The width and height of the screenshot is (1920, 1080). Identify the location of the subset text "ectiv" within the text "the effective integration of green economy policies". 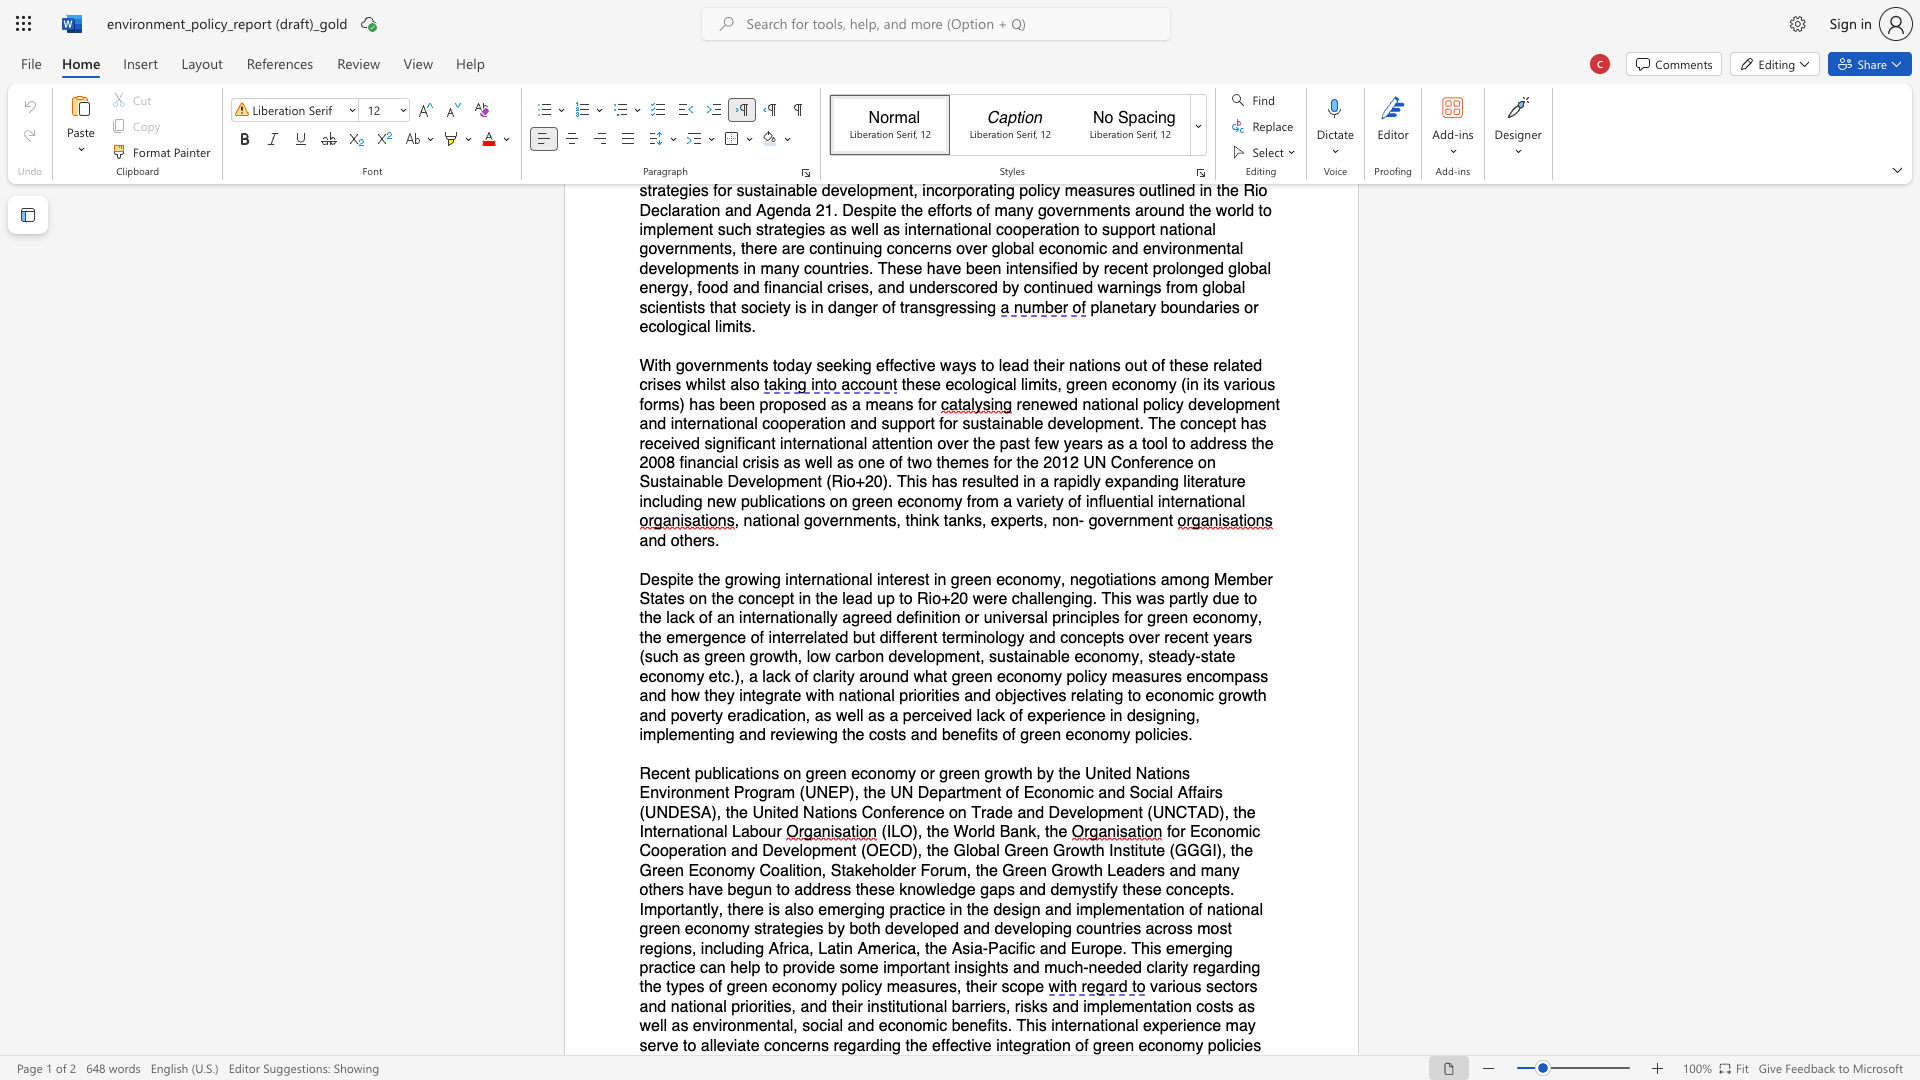
(948, 1044).